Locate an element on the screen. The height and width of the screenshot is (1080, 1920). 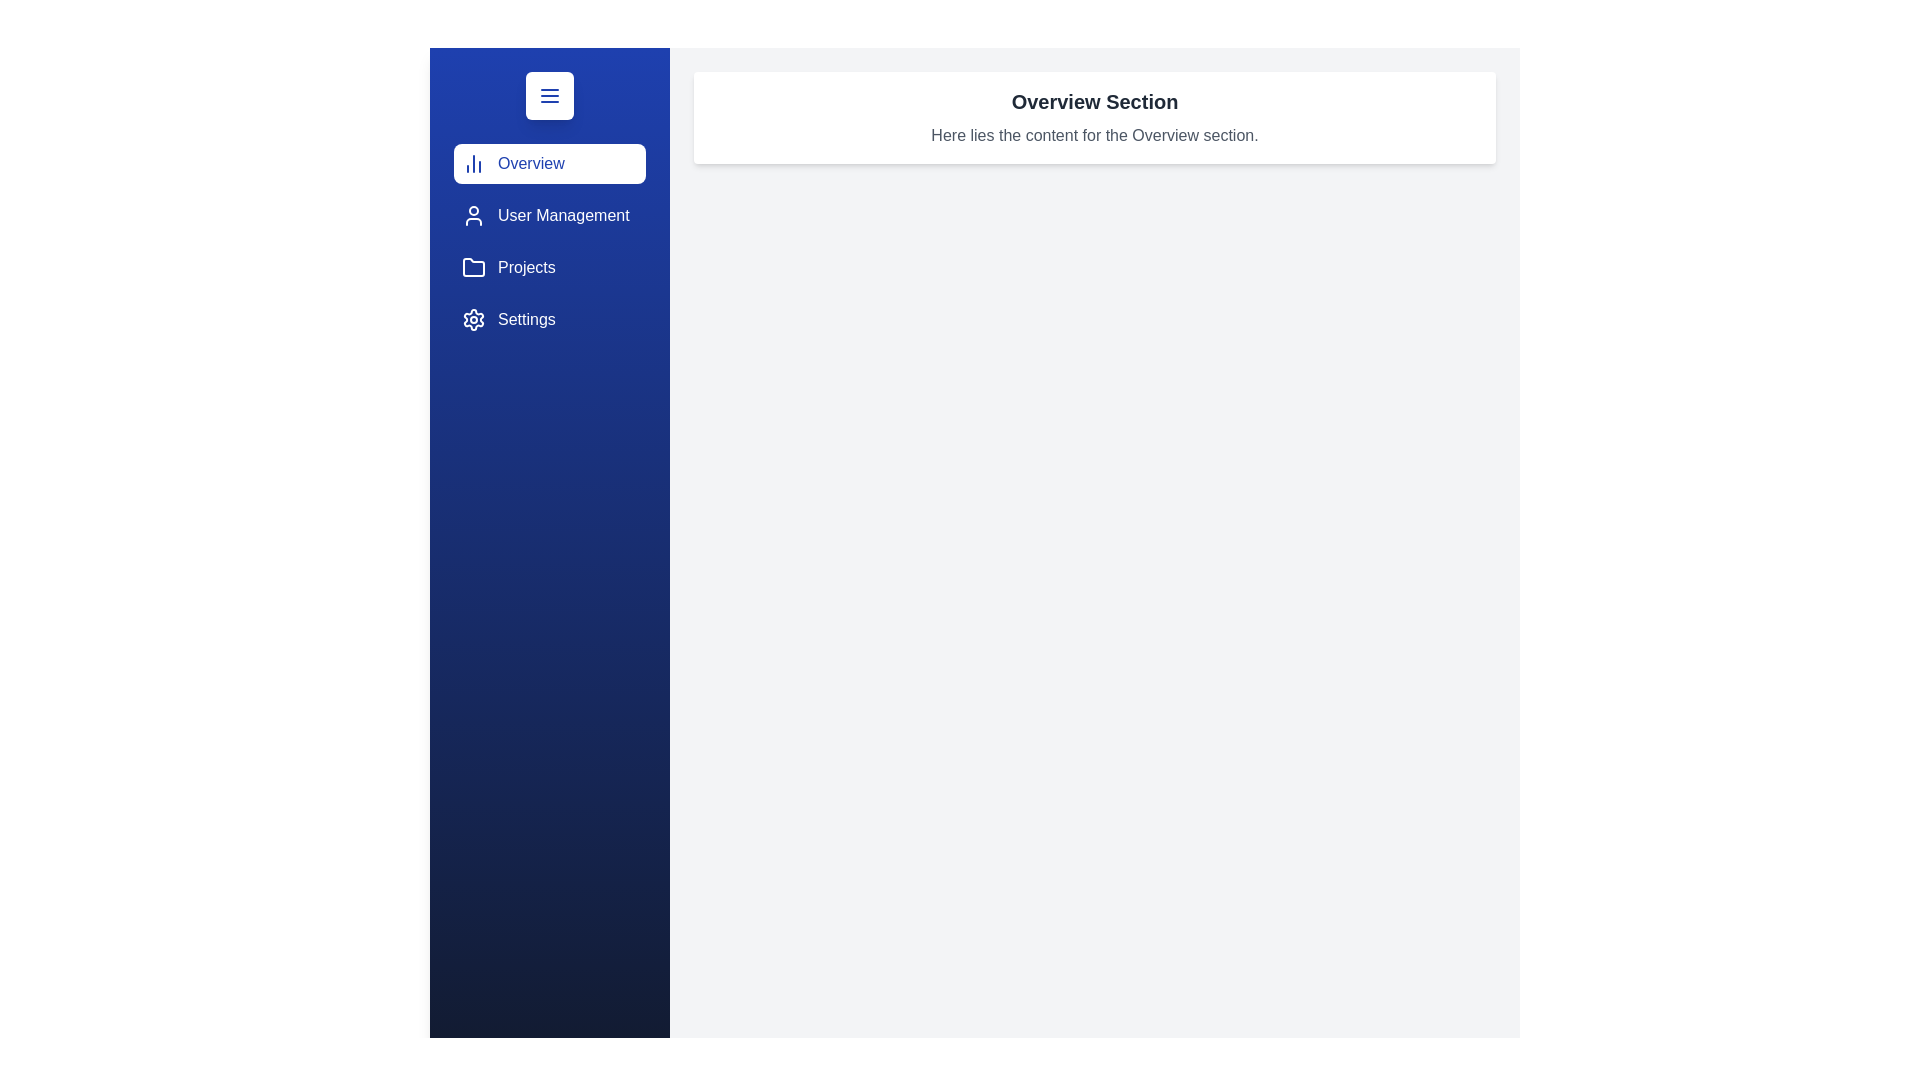
the sidebar section Settings by clicking on its corresponding area is located at coordinates (550, 319).